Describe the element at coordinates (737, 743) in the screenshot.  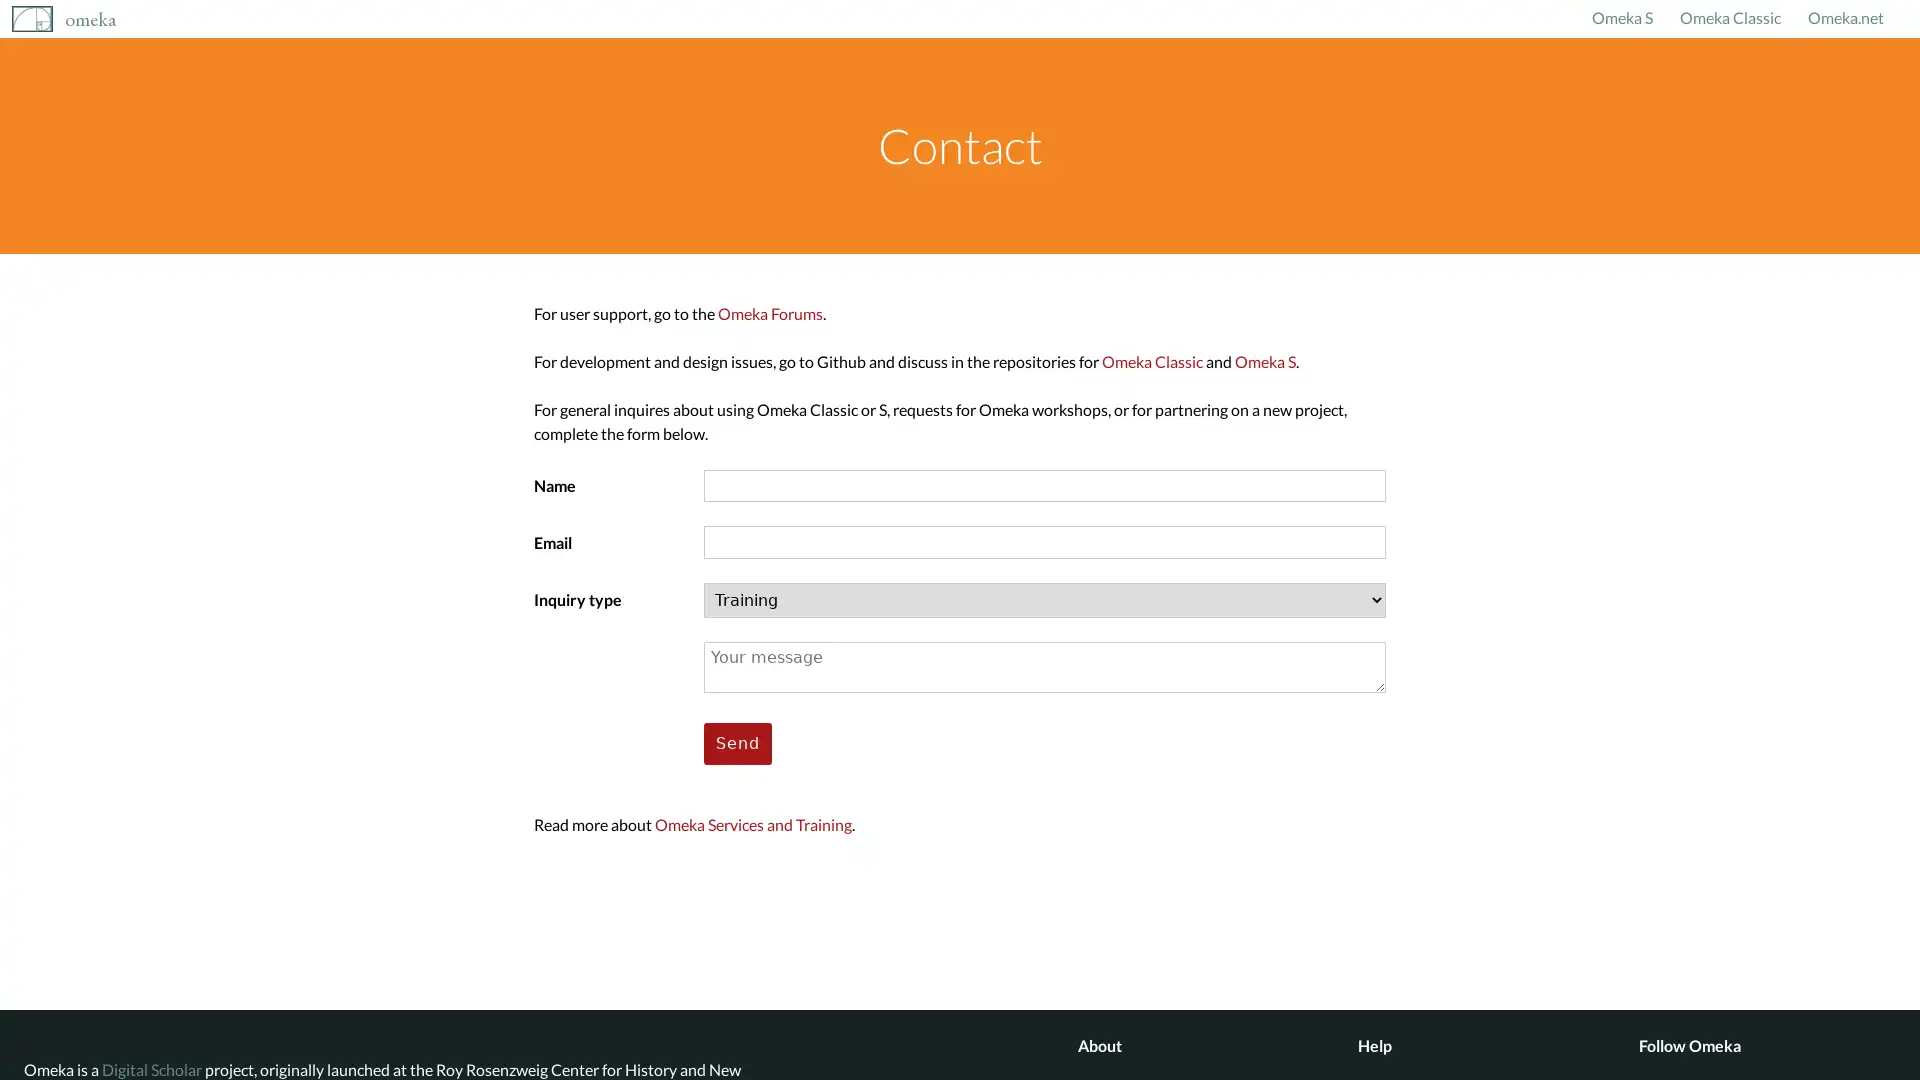
I see `Send` at that location.